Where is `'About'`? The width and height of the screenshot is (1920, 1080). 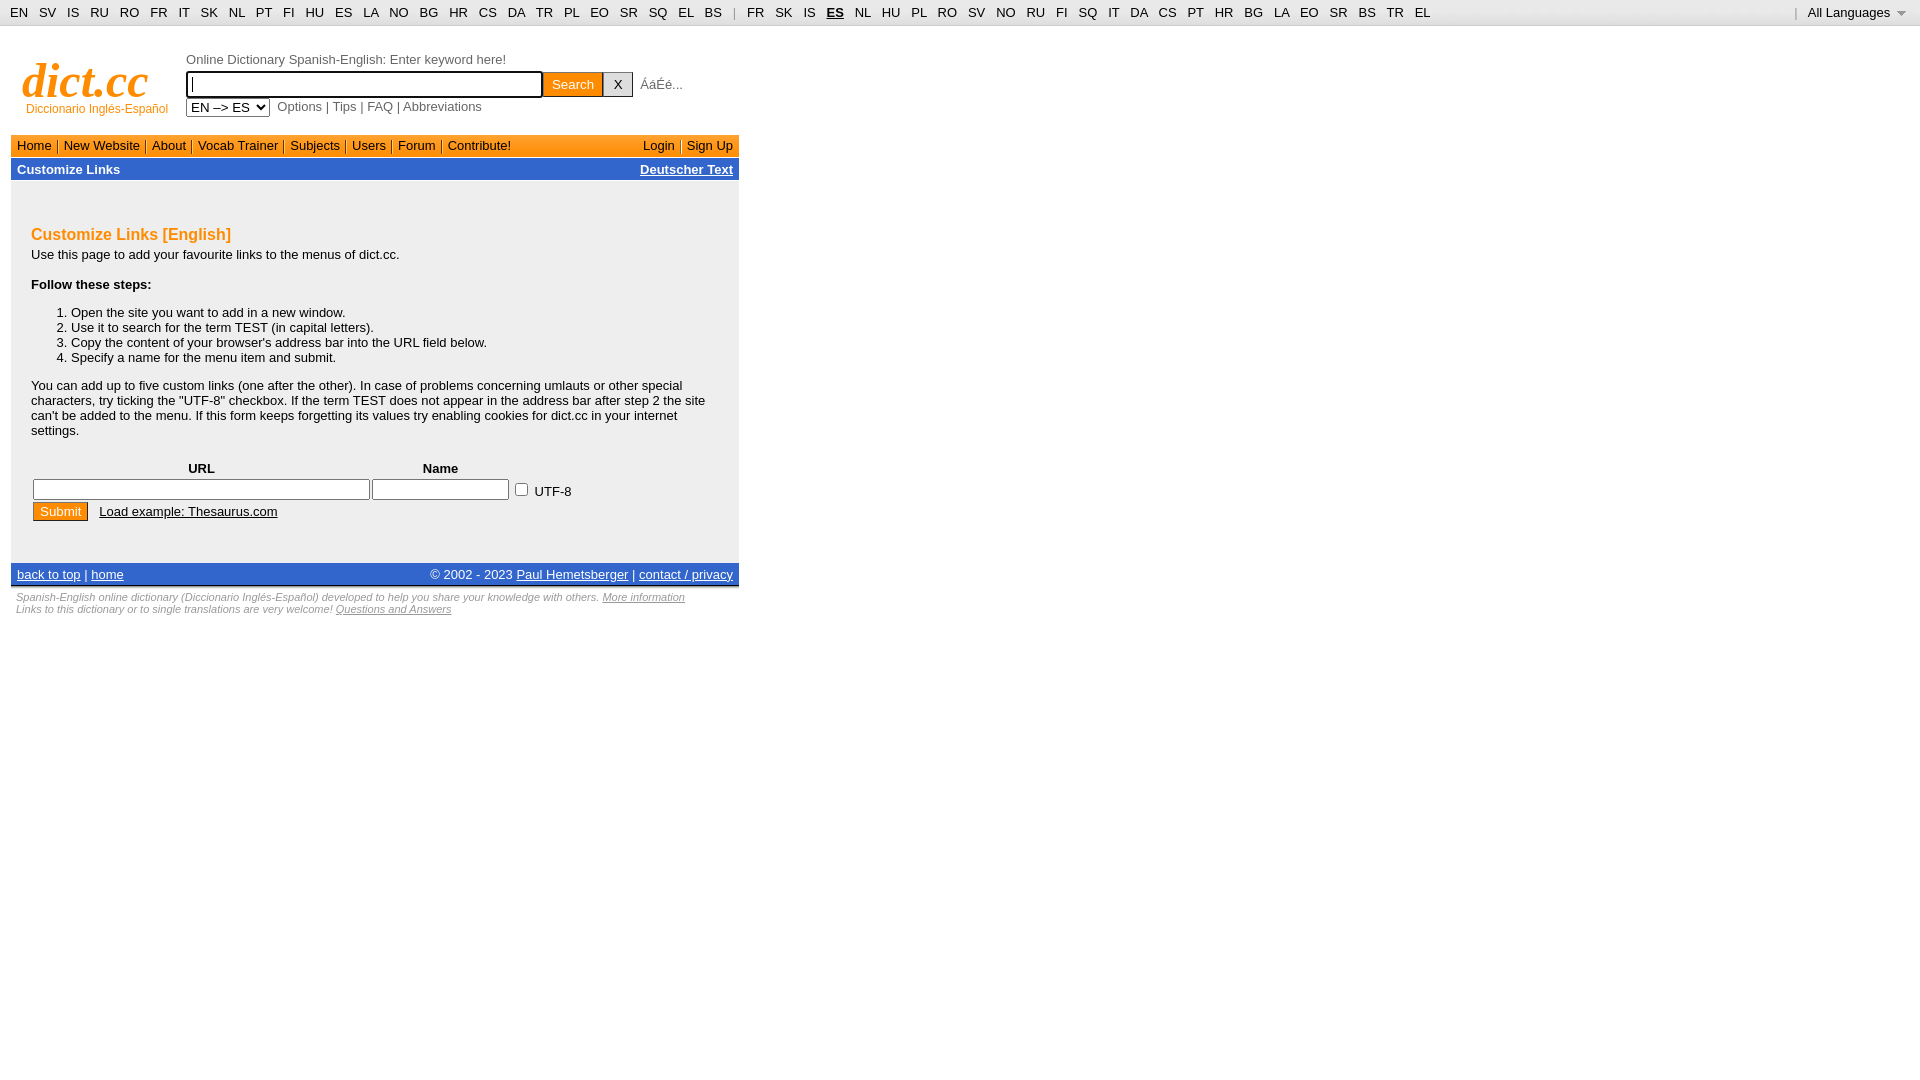
'About' is located at coordinates (168, 144).